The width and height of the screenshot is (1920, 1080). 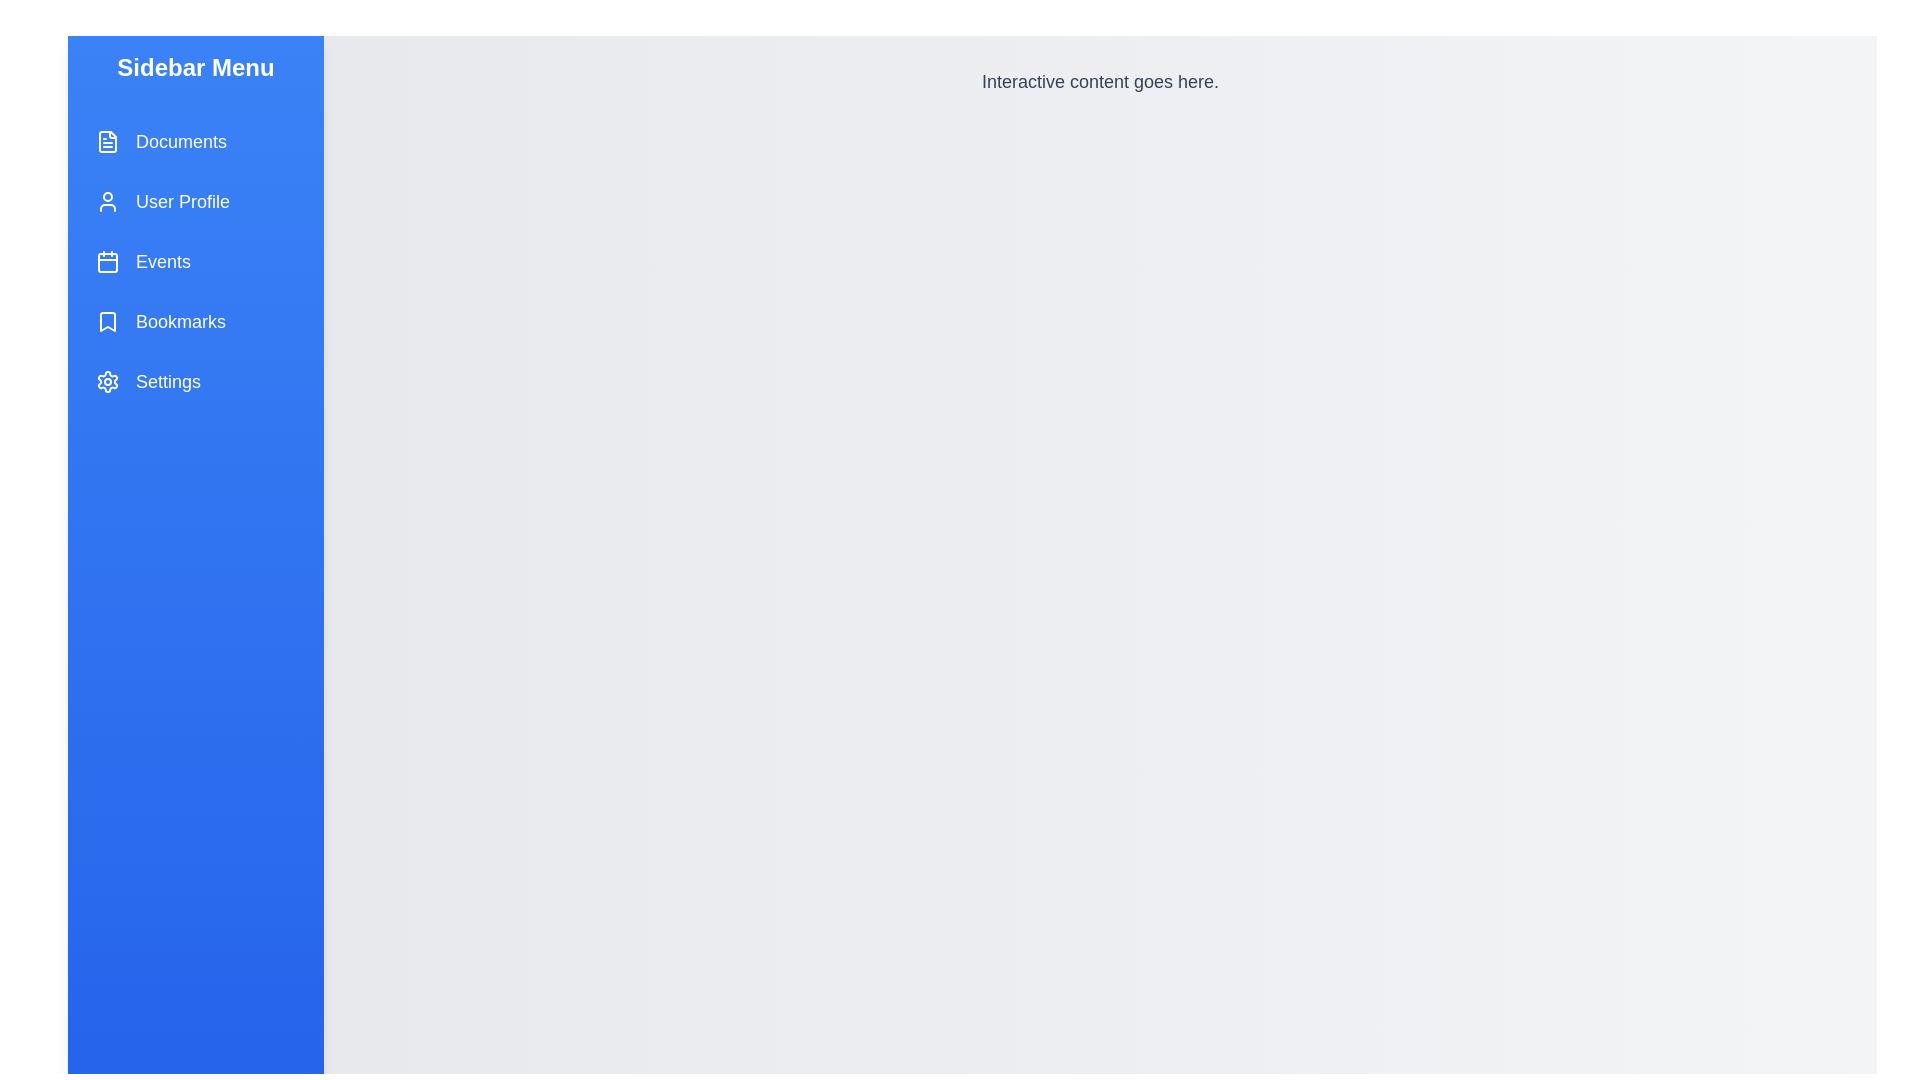 I want to click on the collapse button of the sidebar menu to collapse it, so click(x=49, y=49).